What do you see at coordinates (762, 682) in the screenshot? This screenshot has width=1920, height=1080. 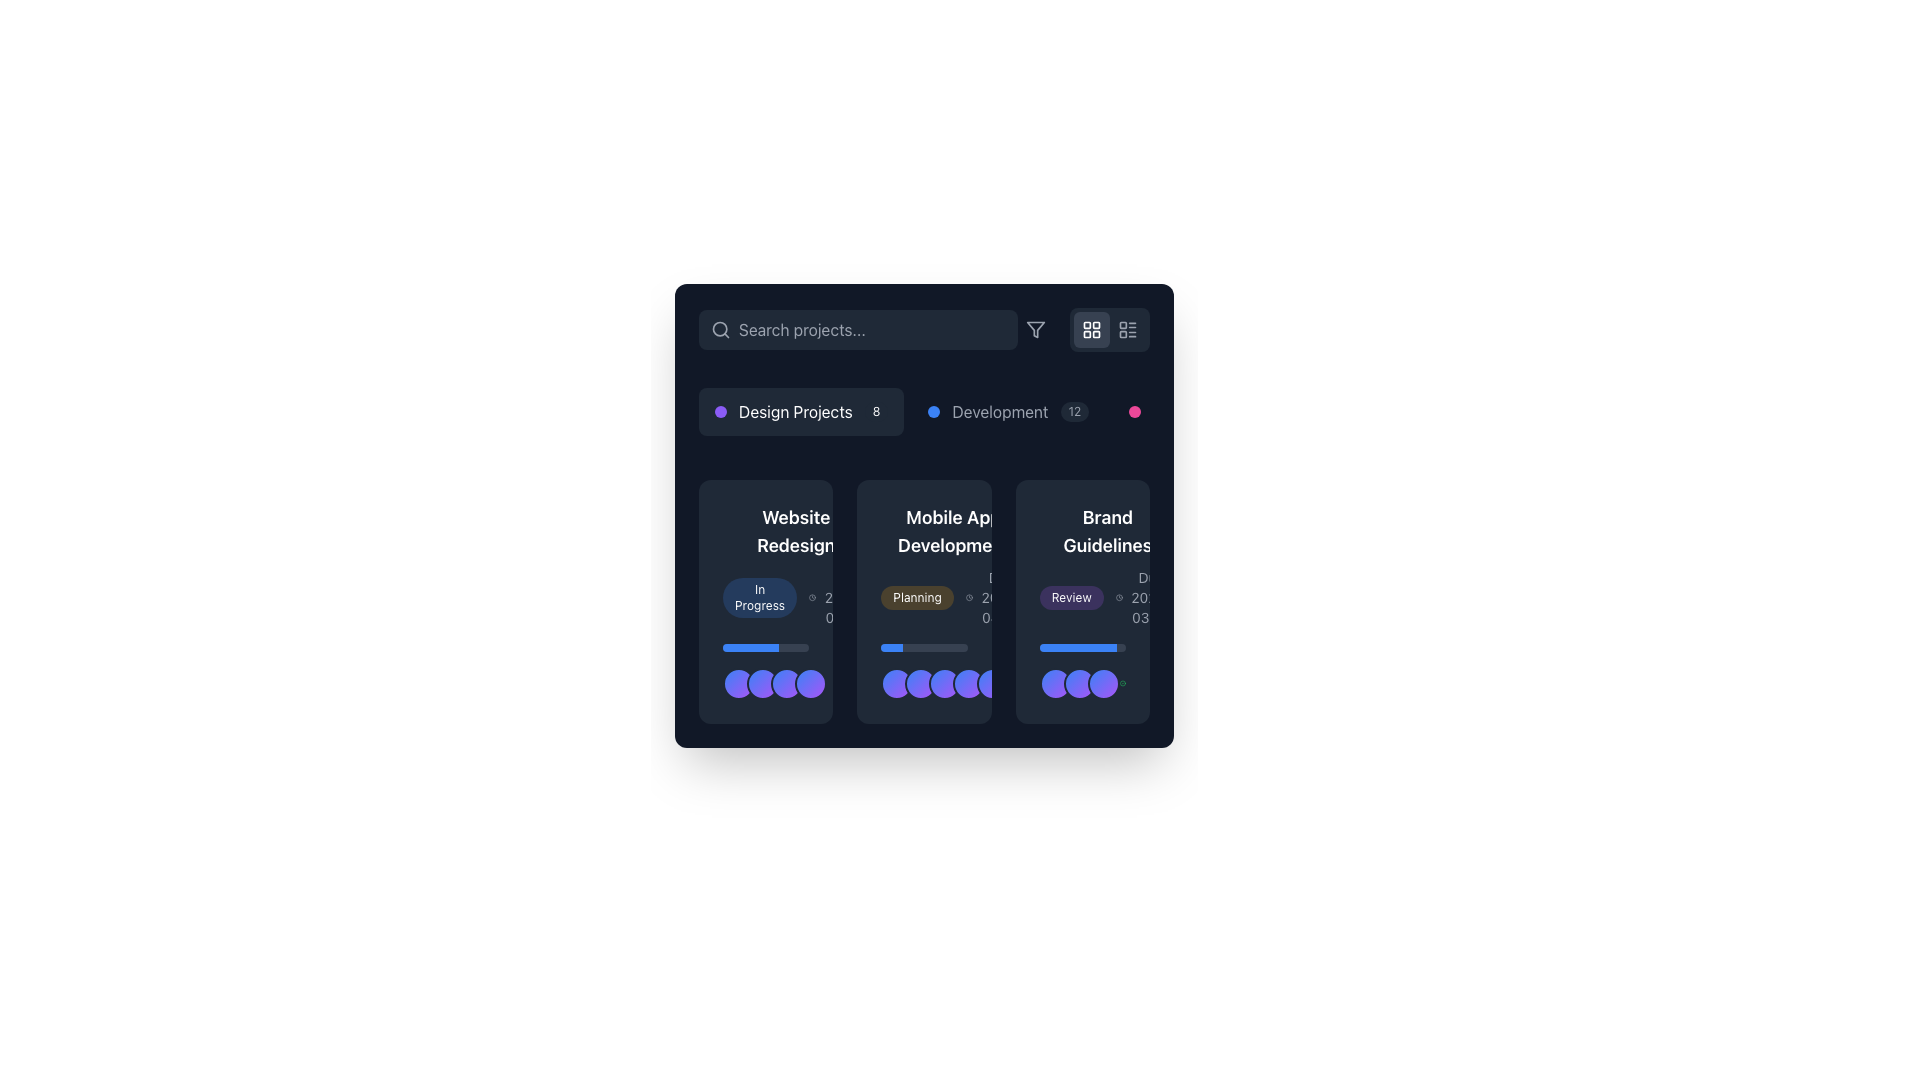 I see `the second graphical indicator or avatar located in the lower section of the 'Website Redesign' card, which is the leftmost card in the row` at bounding box center [762, 682].